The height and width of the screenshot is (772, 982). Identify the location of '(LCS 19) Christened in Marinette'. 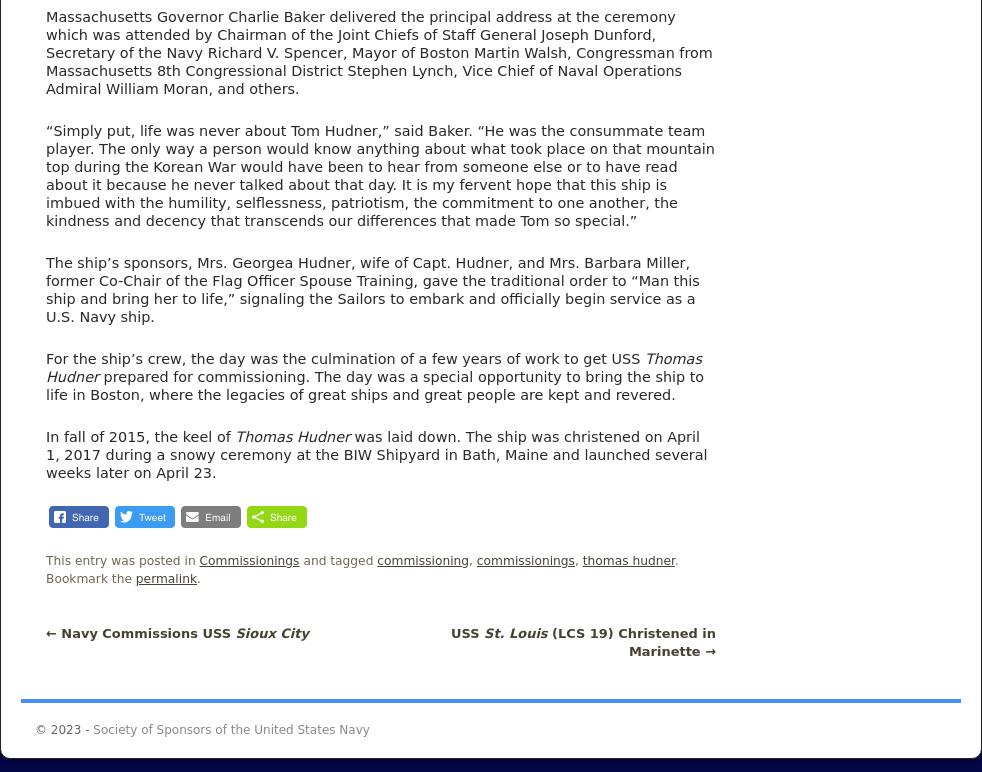
(630, 640).